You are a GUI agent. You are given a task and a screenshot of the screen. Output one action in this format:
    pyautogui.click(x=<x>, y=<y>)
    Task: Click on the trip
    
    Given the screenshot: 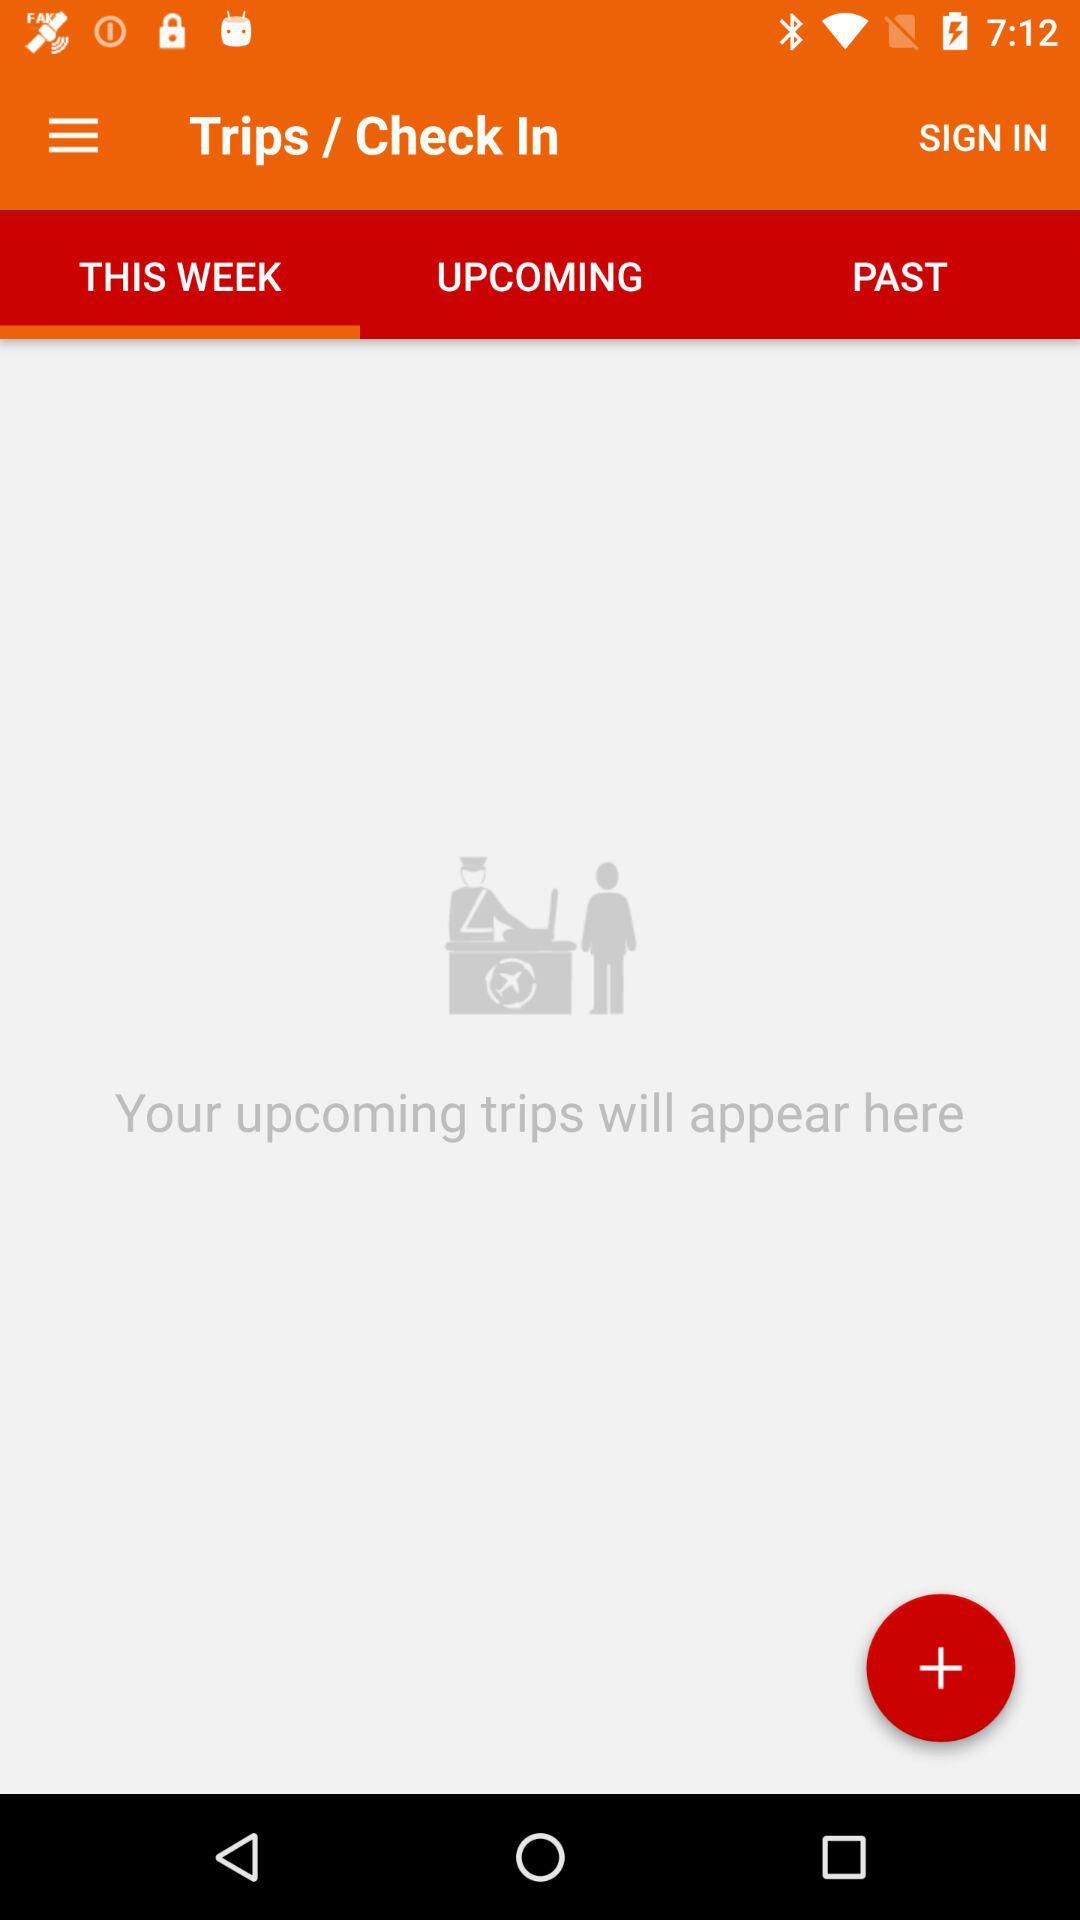 What is the action you would take?
    pyautogui.click(x=940, y=1675)
    